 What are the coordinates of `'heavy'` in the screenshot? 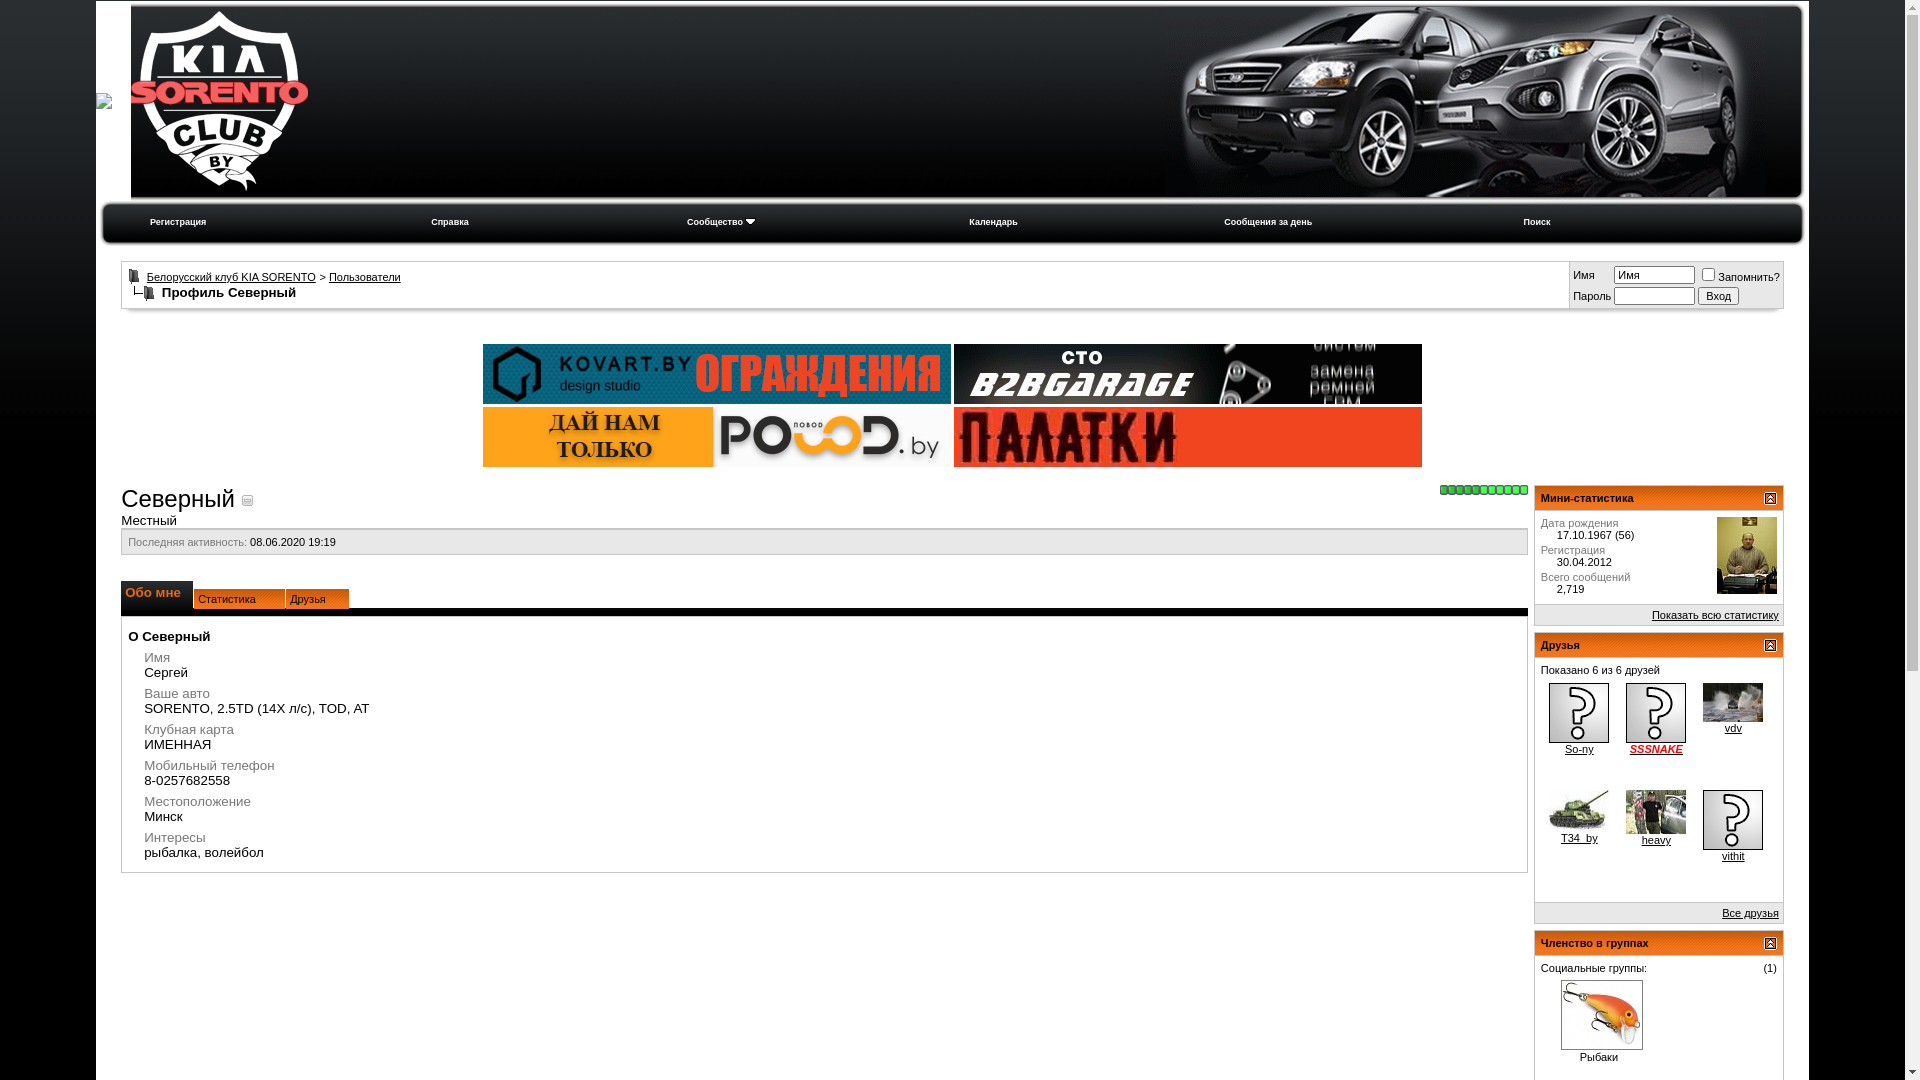 It's located at (1656, 840).